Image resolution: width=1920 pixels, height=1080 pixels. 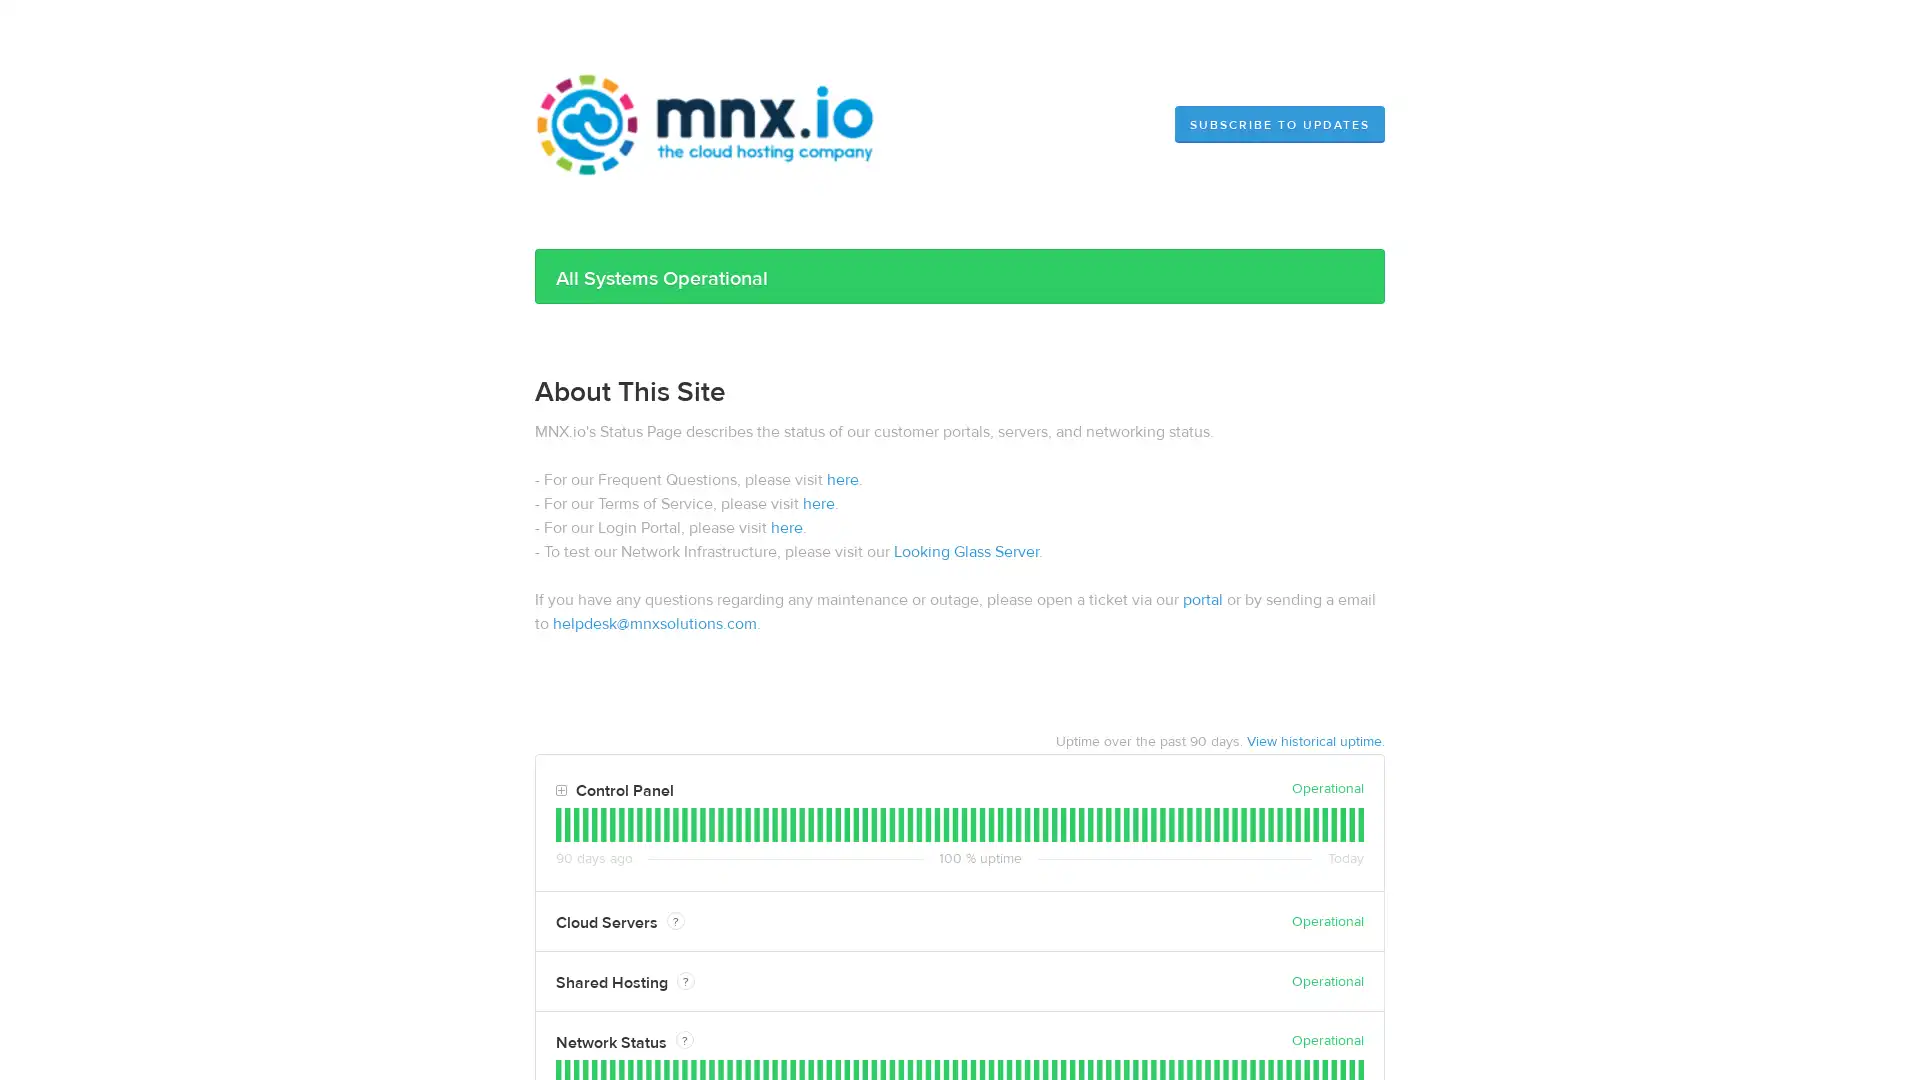 What do you see at coordinates (560, 789) in the screenshot?
I see `Toggle Control Panel` at bounding box center [560, 789].